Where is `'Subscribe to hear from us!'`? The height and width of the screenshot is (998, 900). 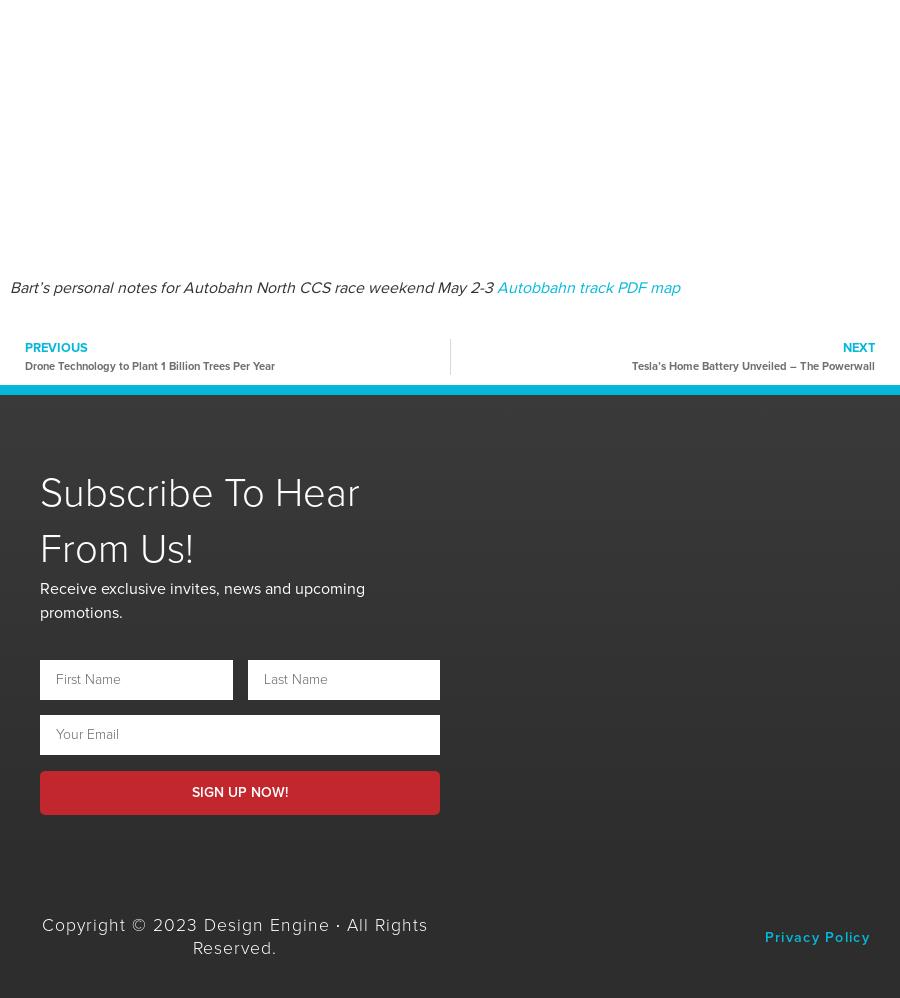 'Subscribe to hear from us!' is located at coordinates (199, 520).